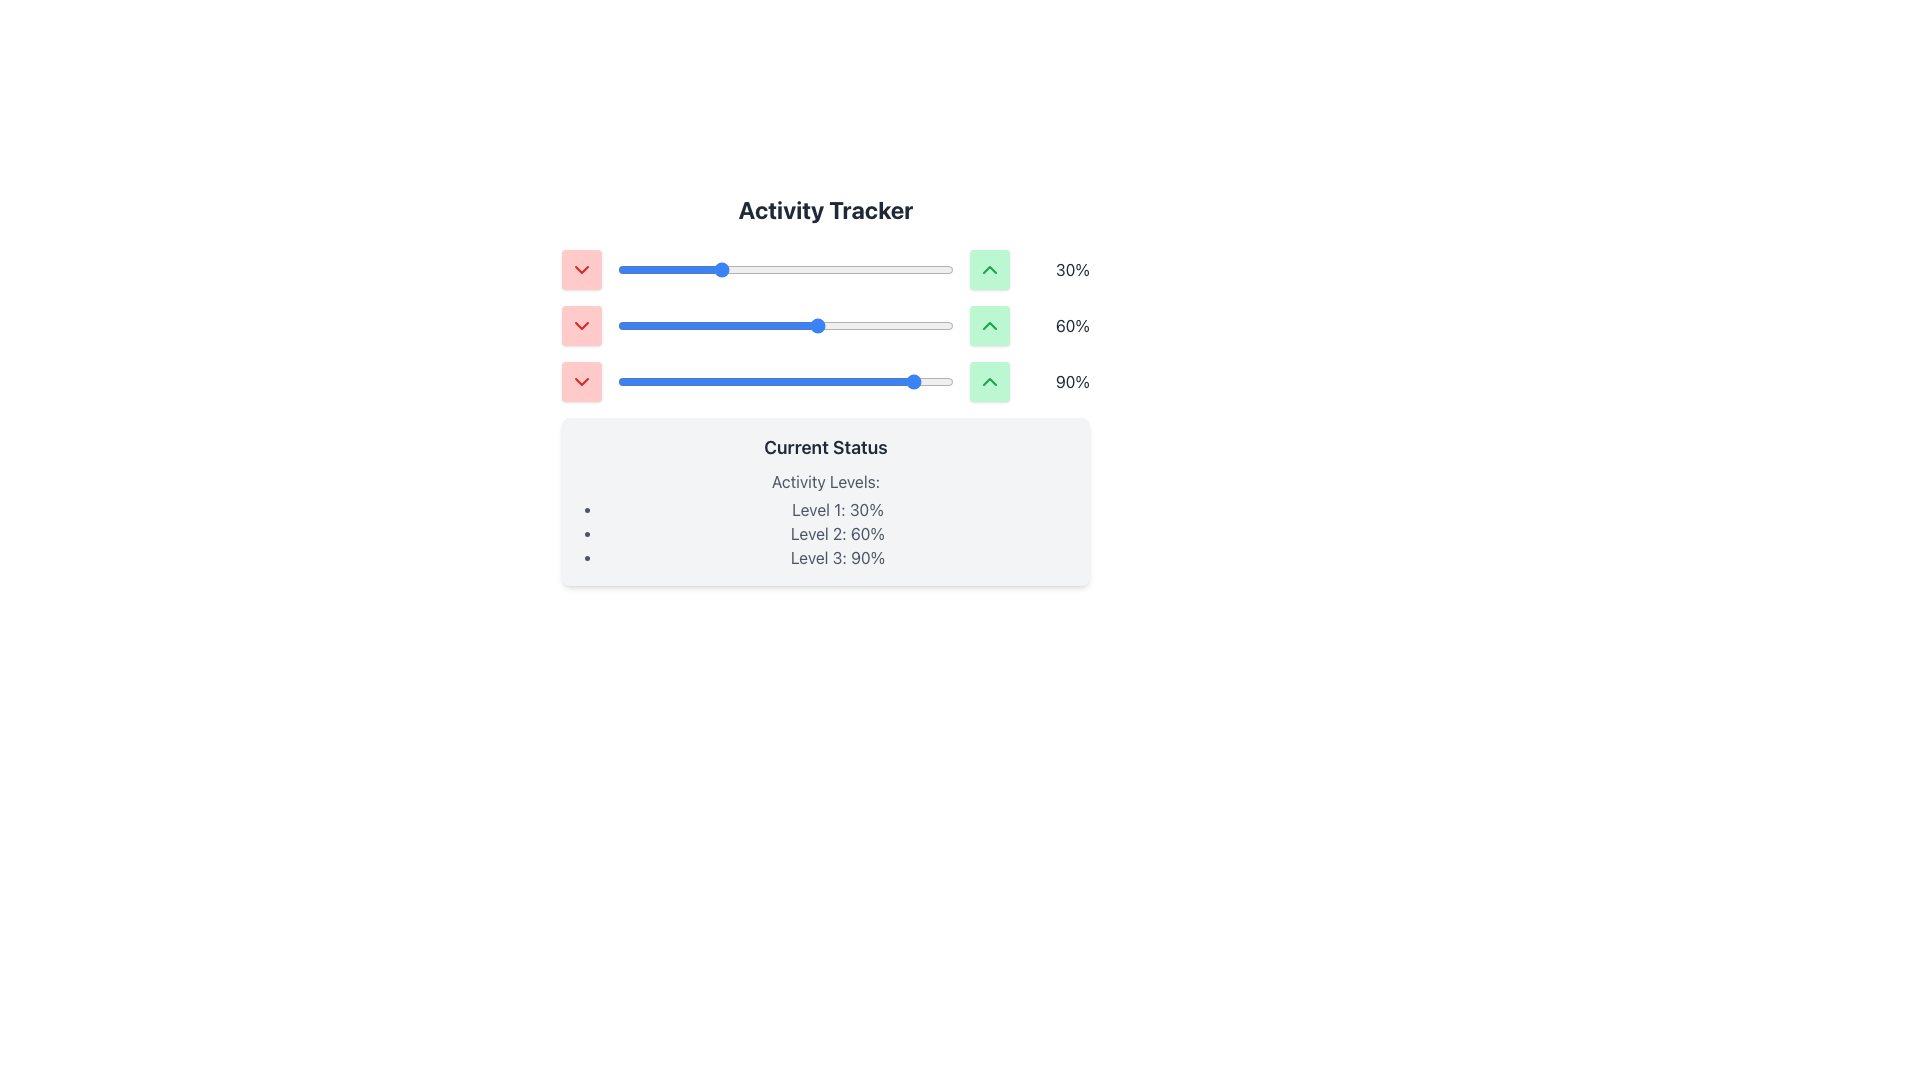 This screenshot has width=1920, height=1080. Describe the element at coordinates (747, 325) in the screenshot. I see `the slider value` at that location.